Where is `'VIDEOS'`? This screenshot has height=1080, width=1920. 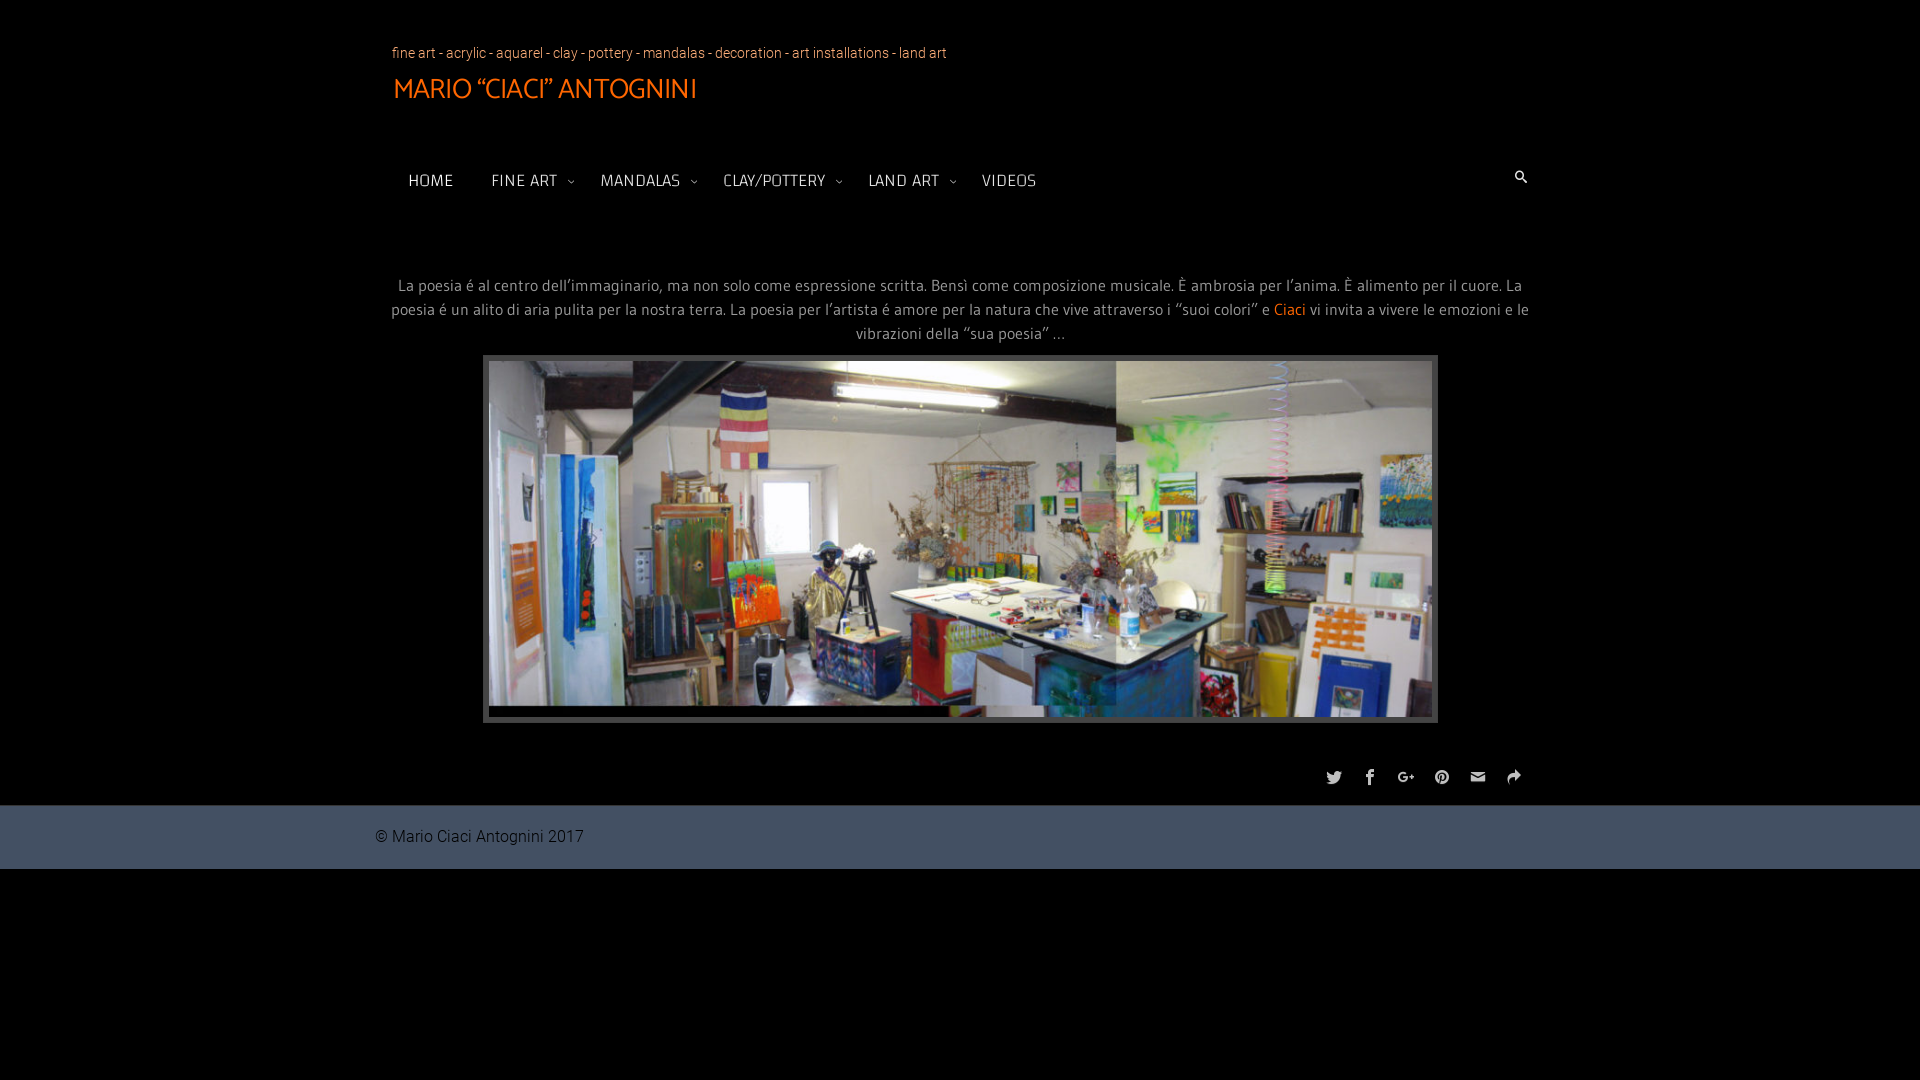 'VIDEOS' is located at coordinates (971, 180).